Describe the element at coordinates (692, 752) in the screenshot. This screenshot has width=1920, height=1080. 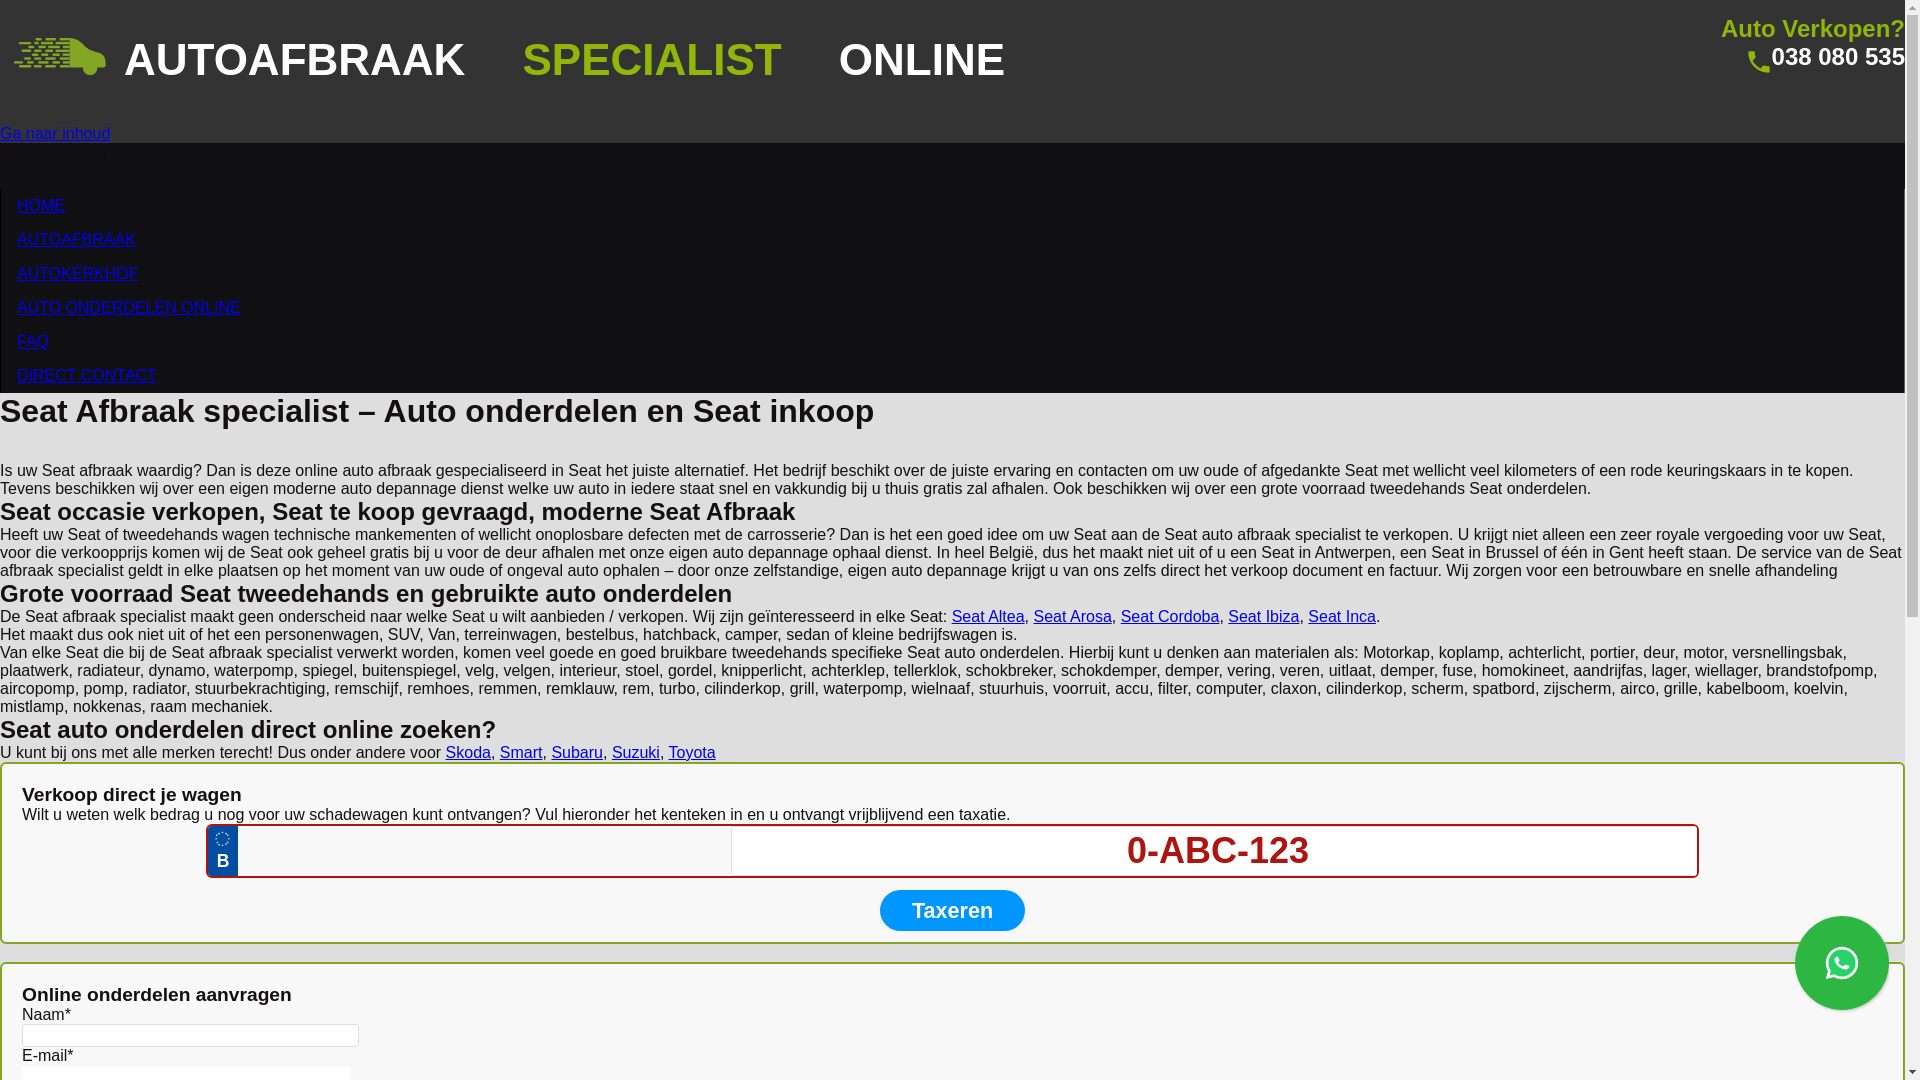
I see `'Toyota'` at that location.